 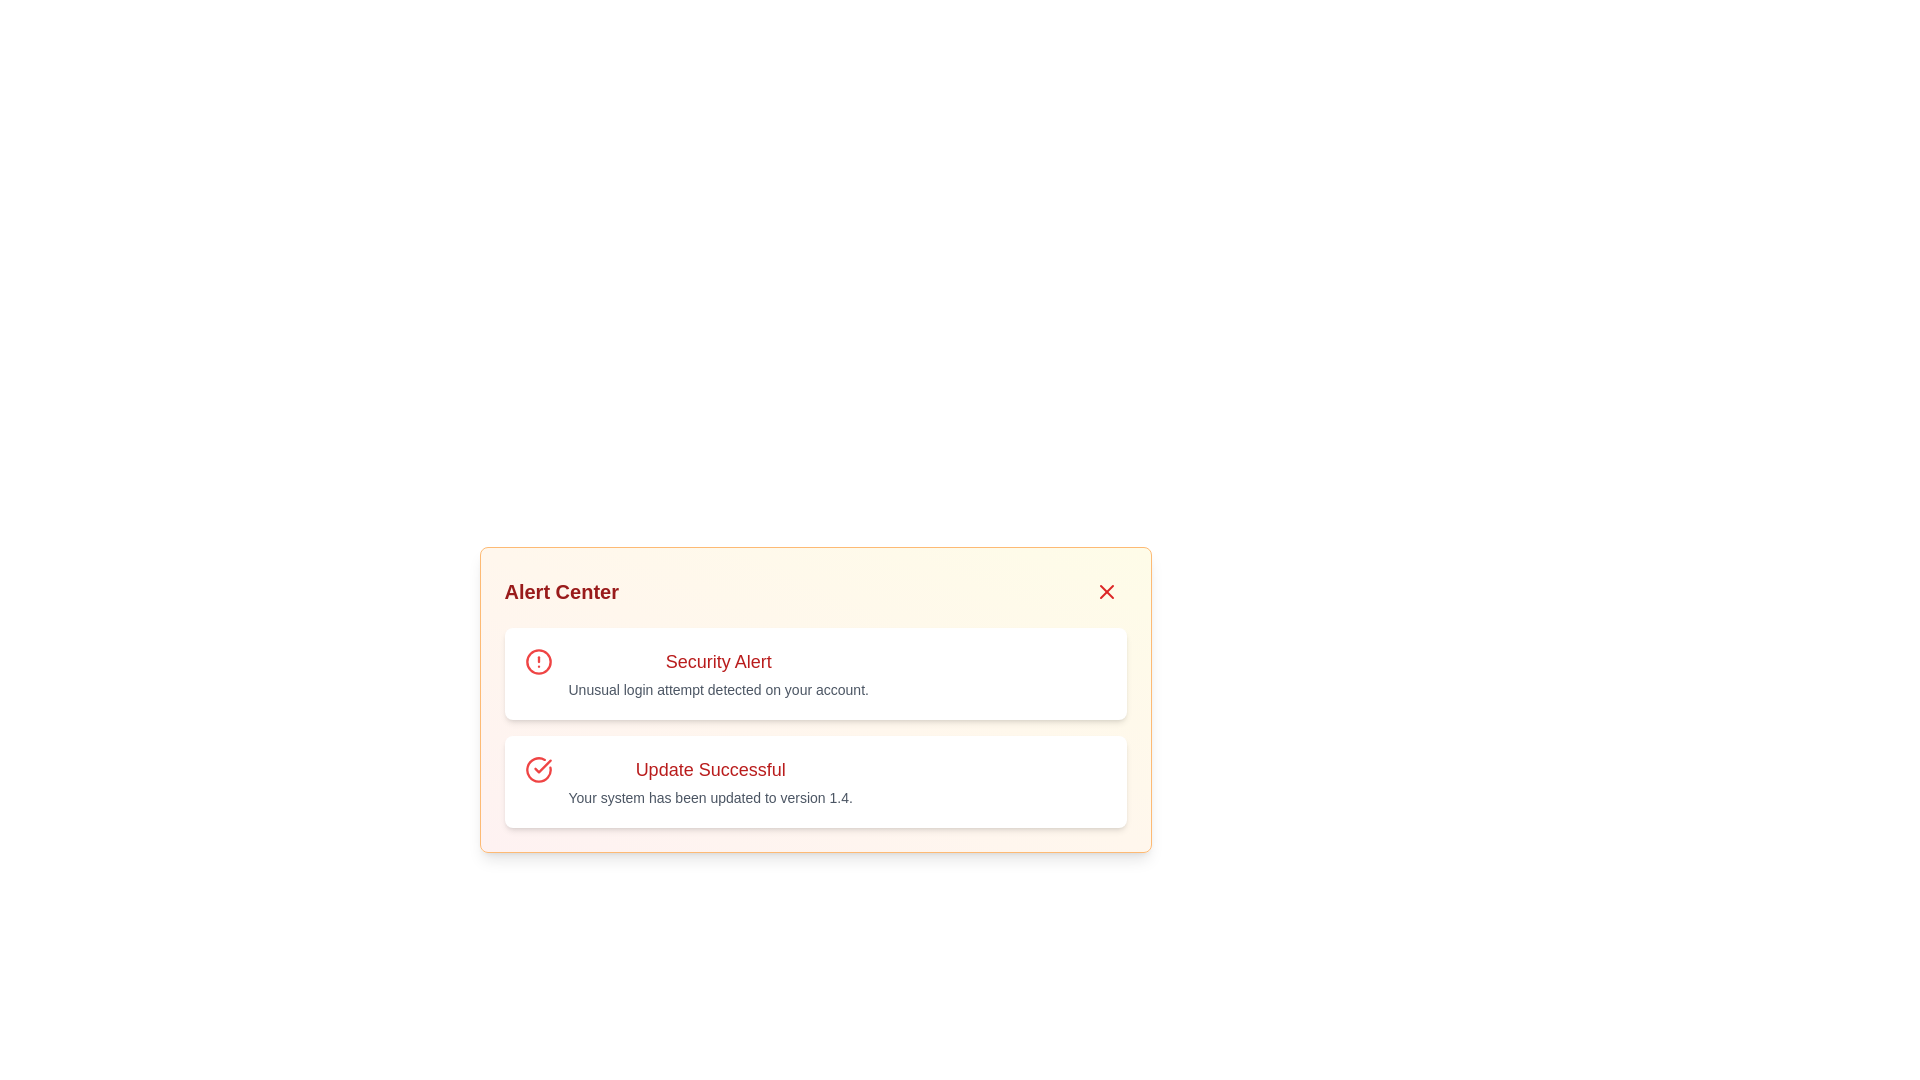 I want to click on the informational text label that conveys the system update details stating the update to version 1.4, located beneath the heading in the 'Update Successful' notification card, so click(x=710, y=797).